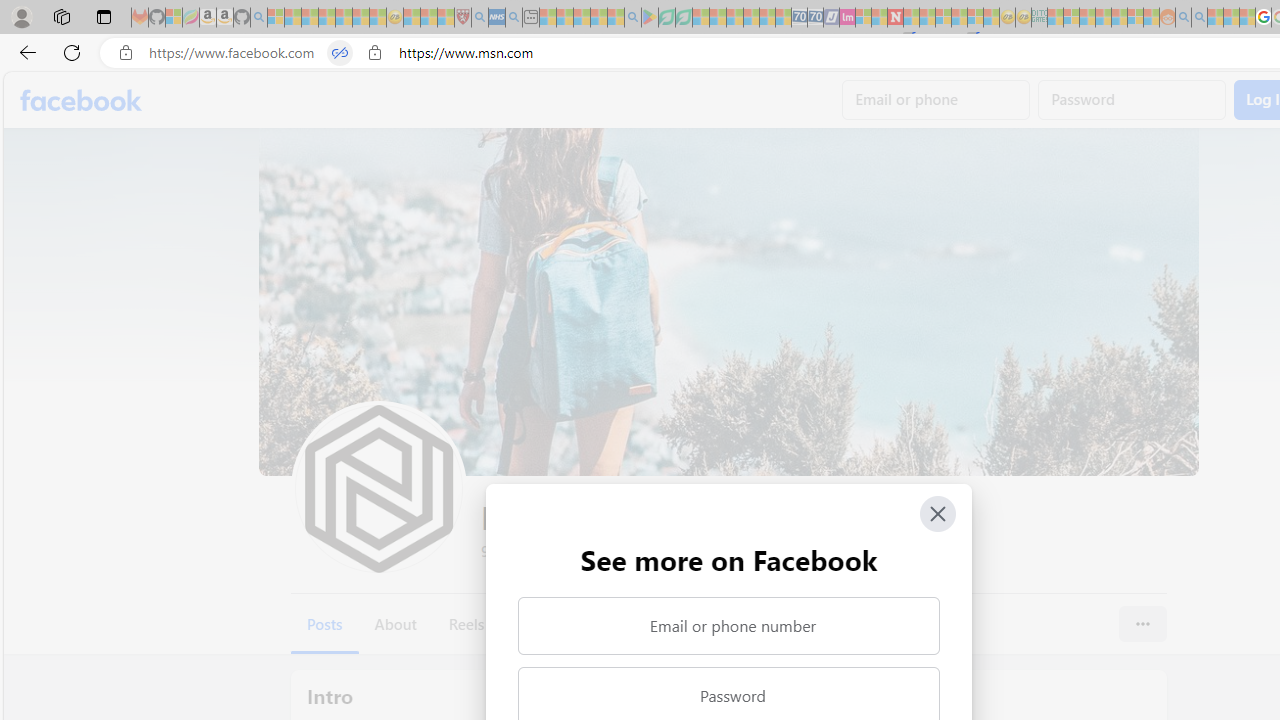  I want to click on 'DITOGAMES AG Imprint - Sleeping', so click(1039, 17).